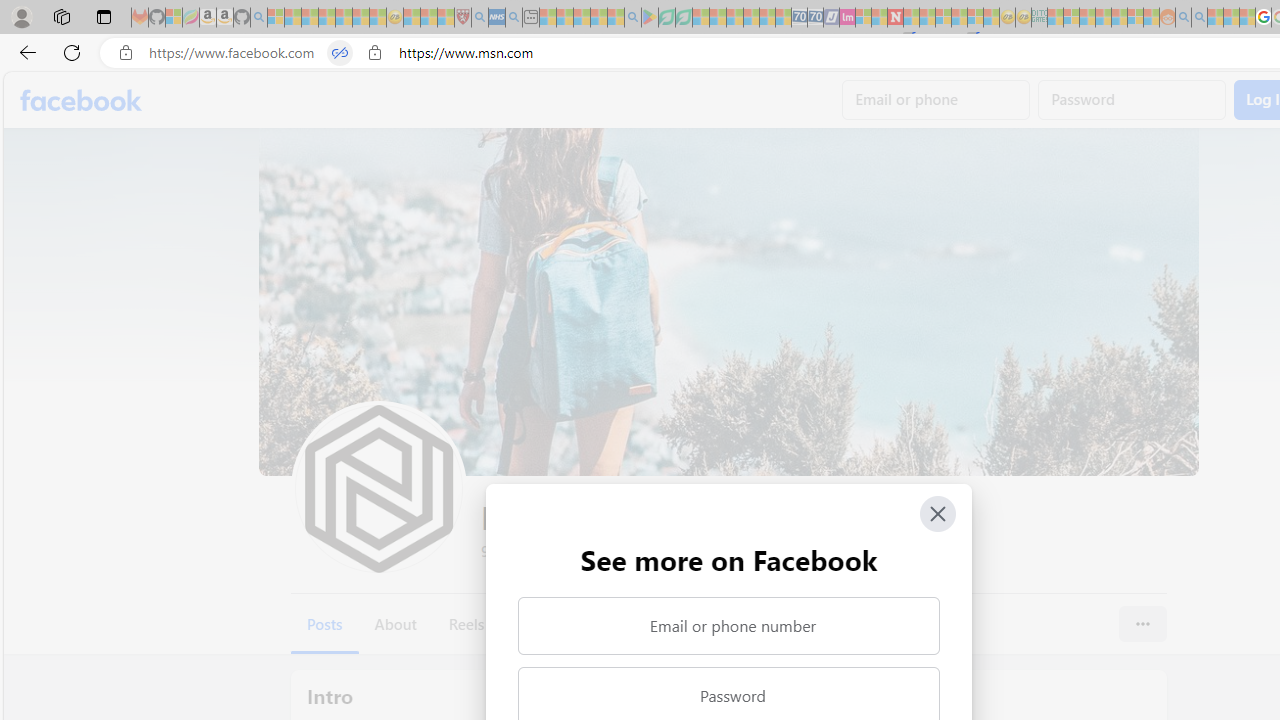  I want to click on 'DITOGAMES AG Imprint - Sleeping', so click(1039, 17).